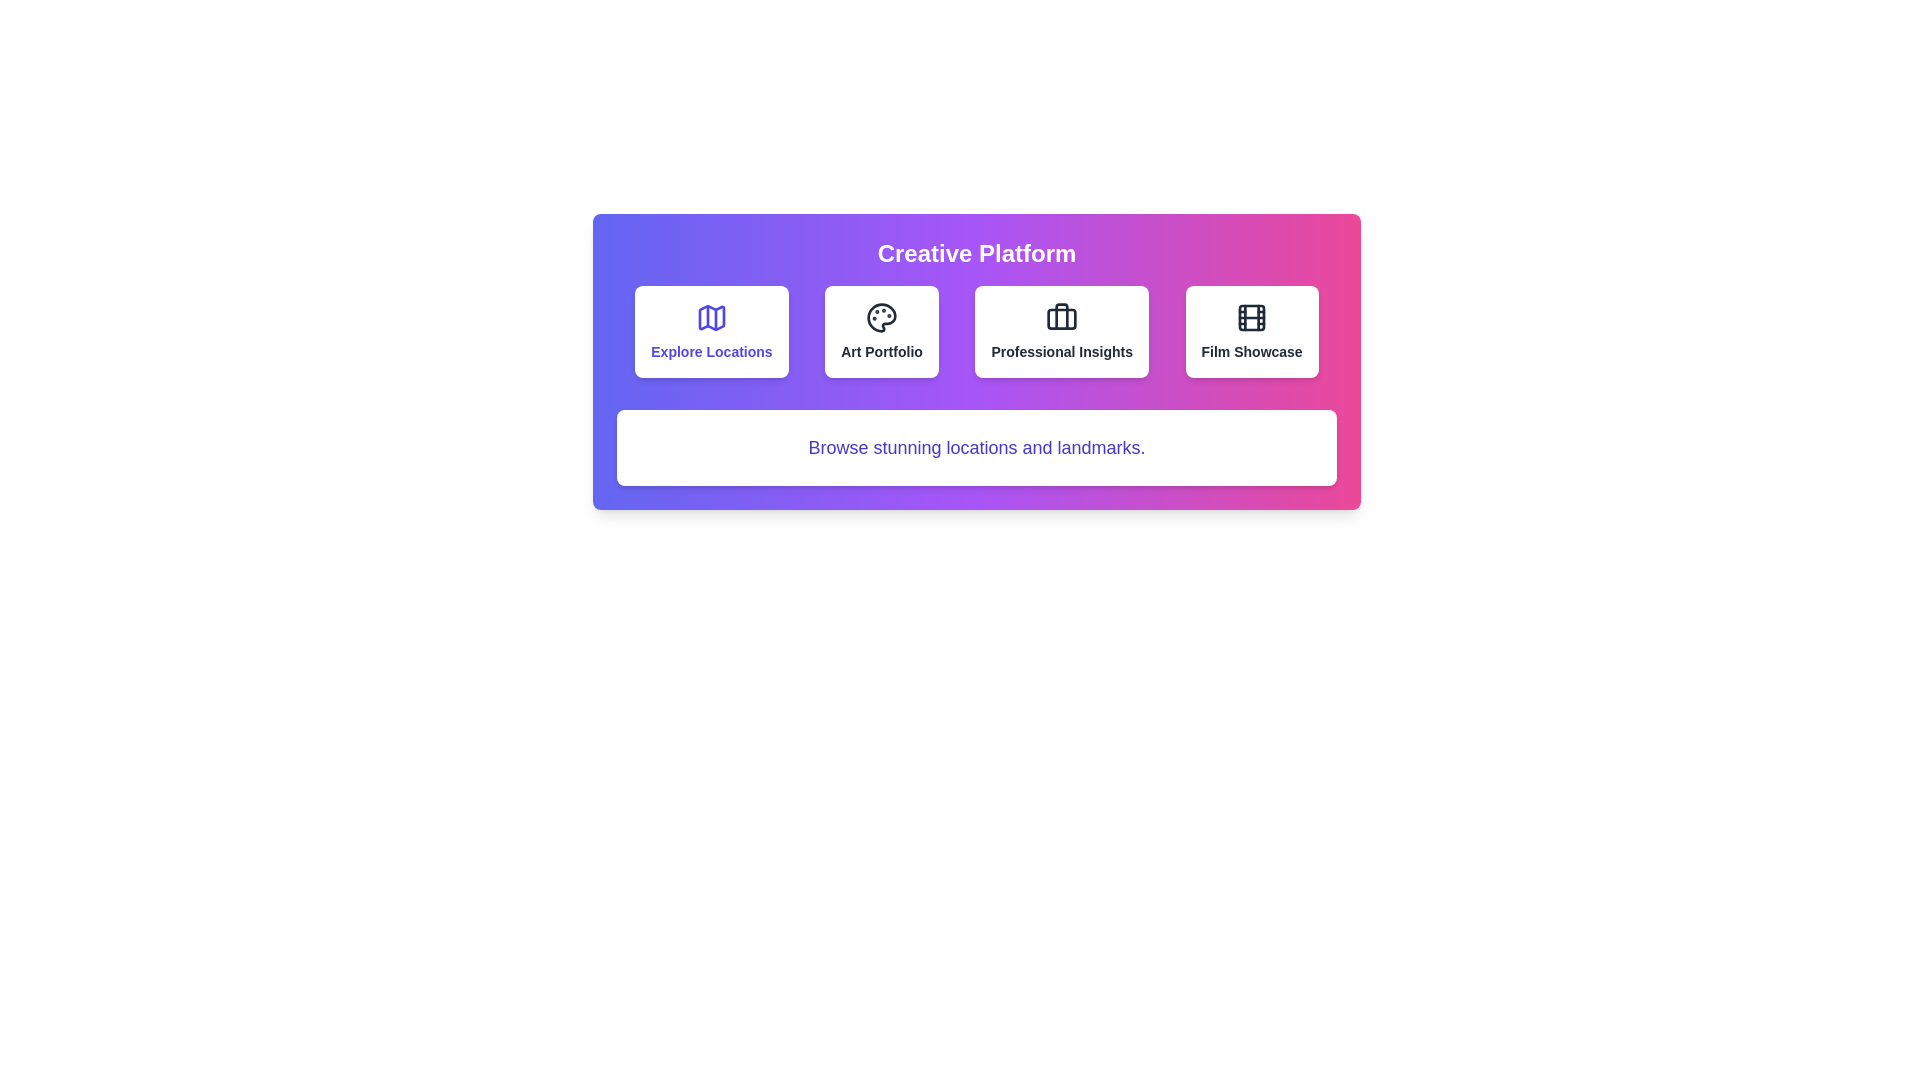 Image resolution: width=1920 pixels, height=1080 pixels. I want to click on the category button labeled 'Professional Insights' to observe the hover effect, so click(1060, 330).